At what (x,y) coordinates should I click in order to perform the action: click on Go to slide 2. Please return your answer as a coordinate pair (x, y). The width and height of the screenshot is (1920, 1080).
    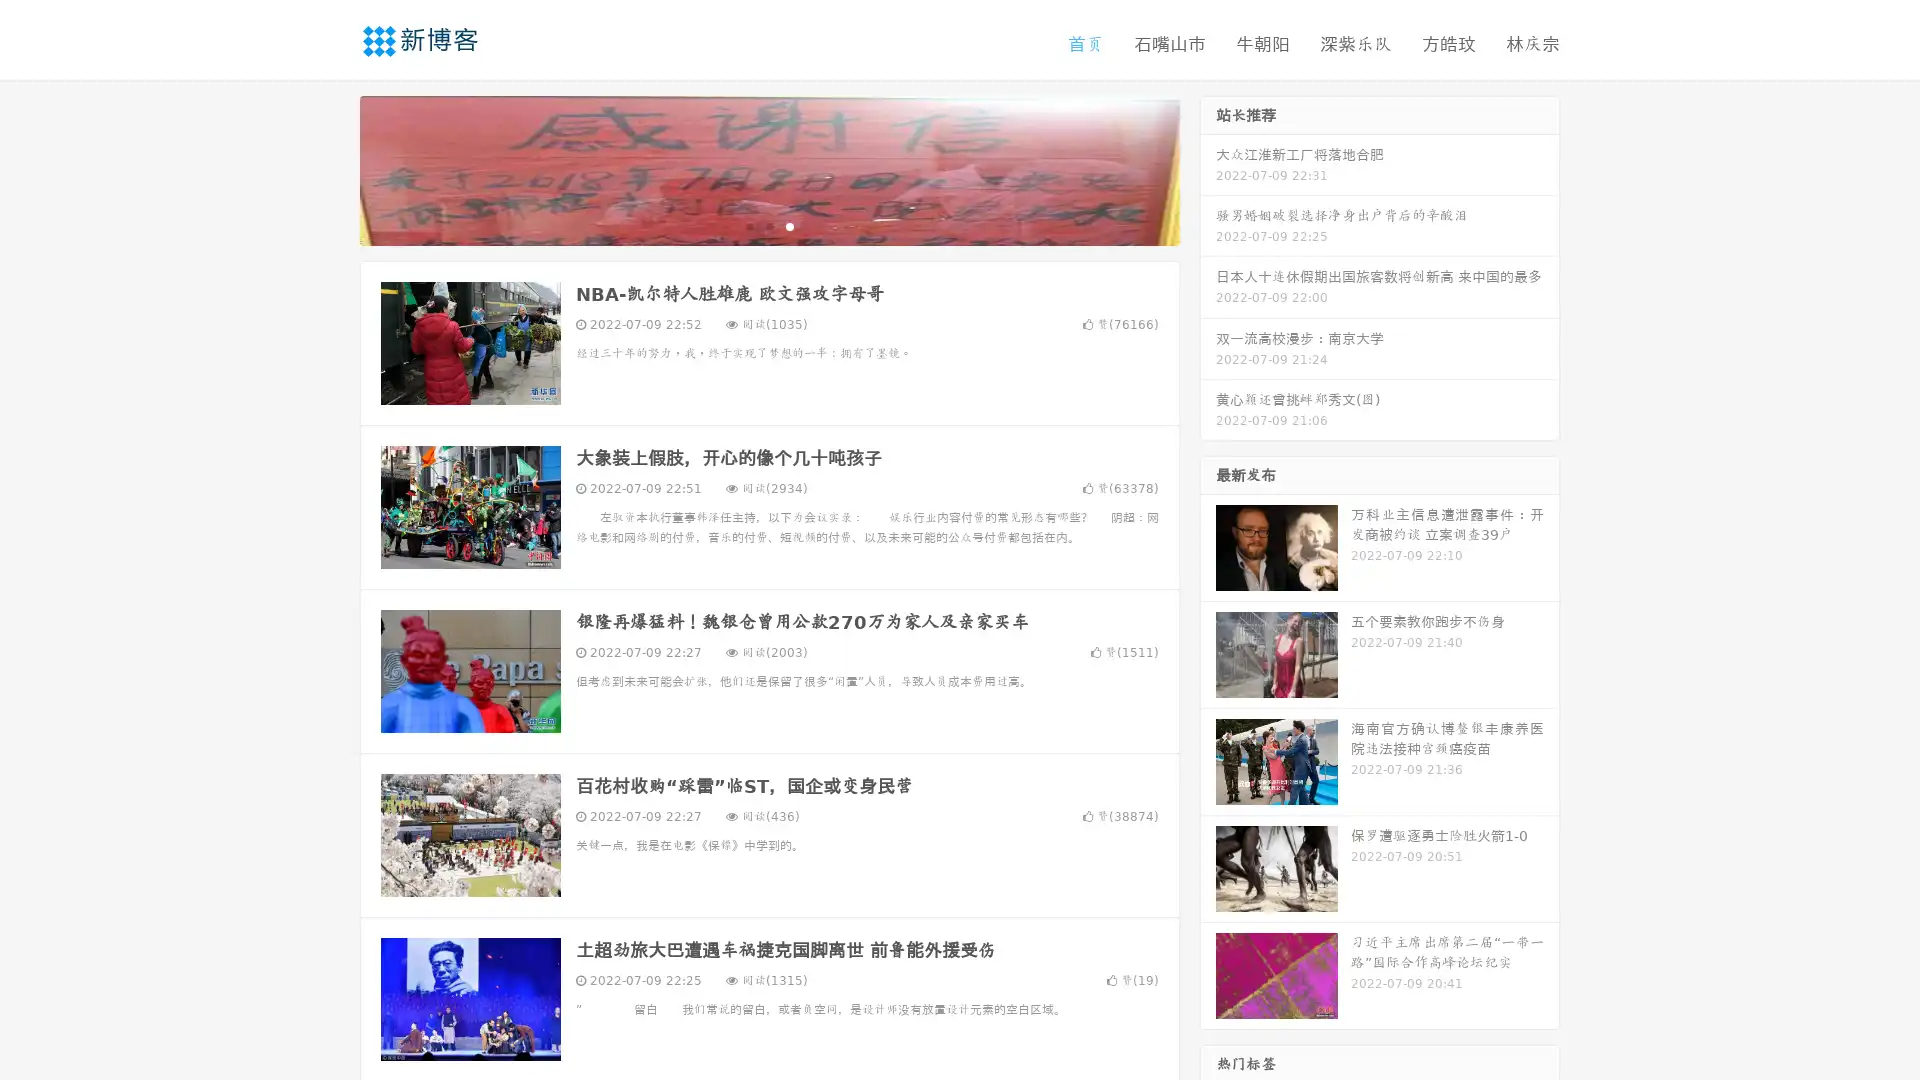
    Looking at the image, I should click on (768, 225).